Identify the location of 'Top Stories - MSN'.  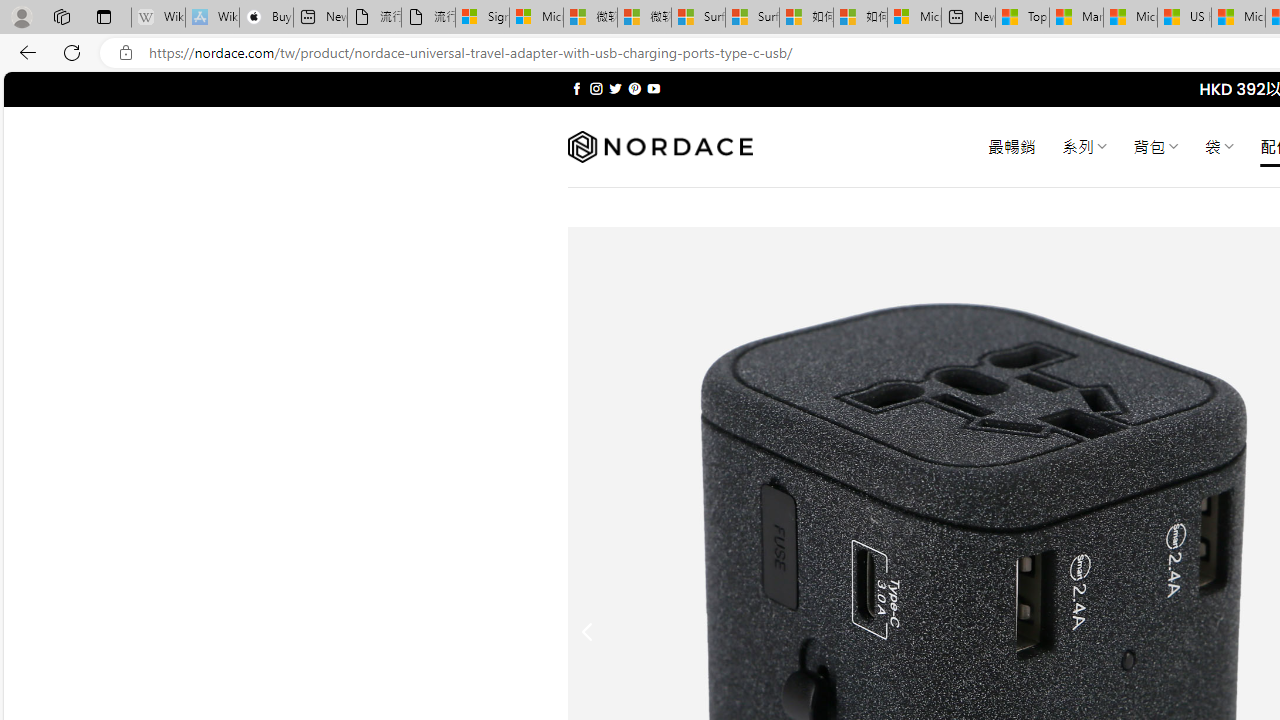
(1022, 17).